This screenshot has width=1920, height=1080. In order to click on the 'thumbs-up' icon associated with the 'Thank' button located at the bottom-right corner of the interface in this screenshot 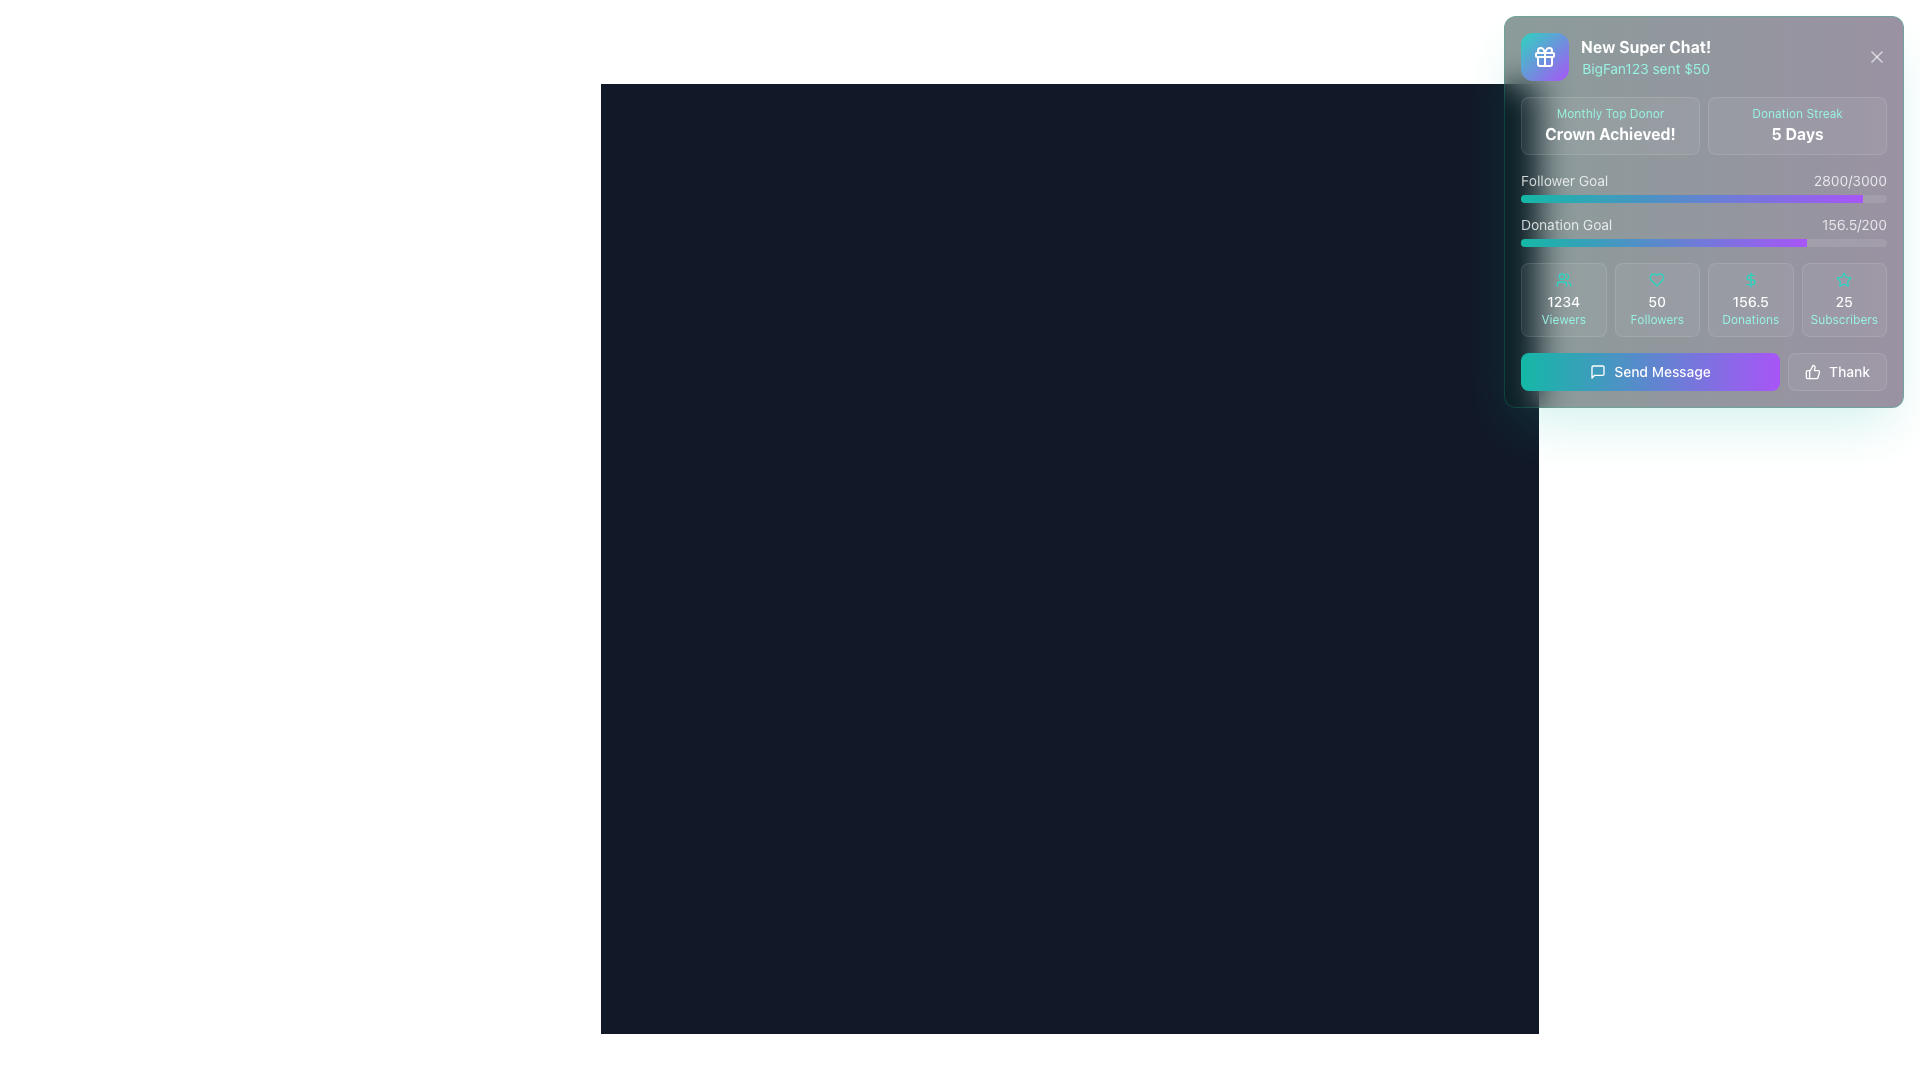, I will do `click(1813, 371)`.